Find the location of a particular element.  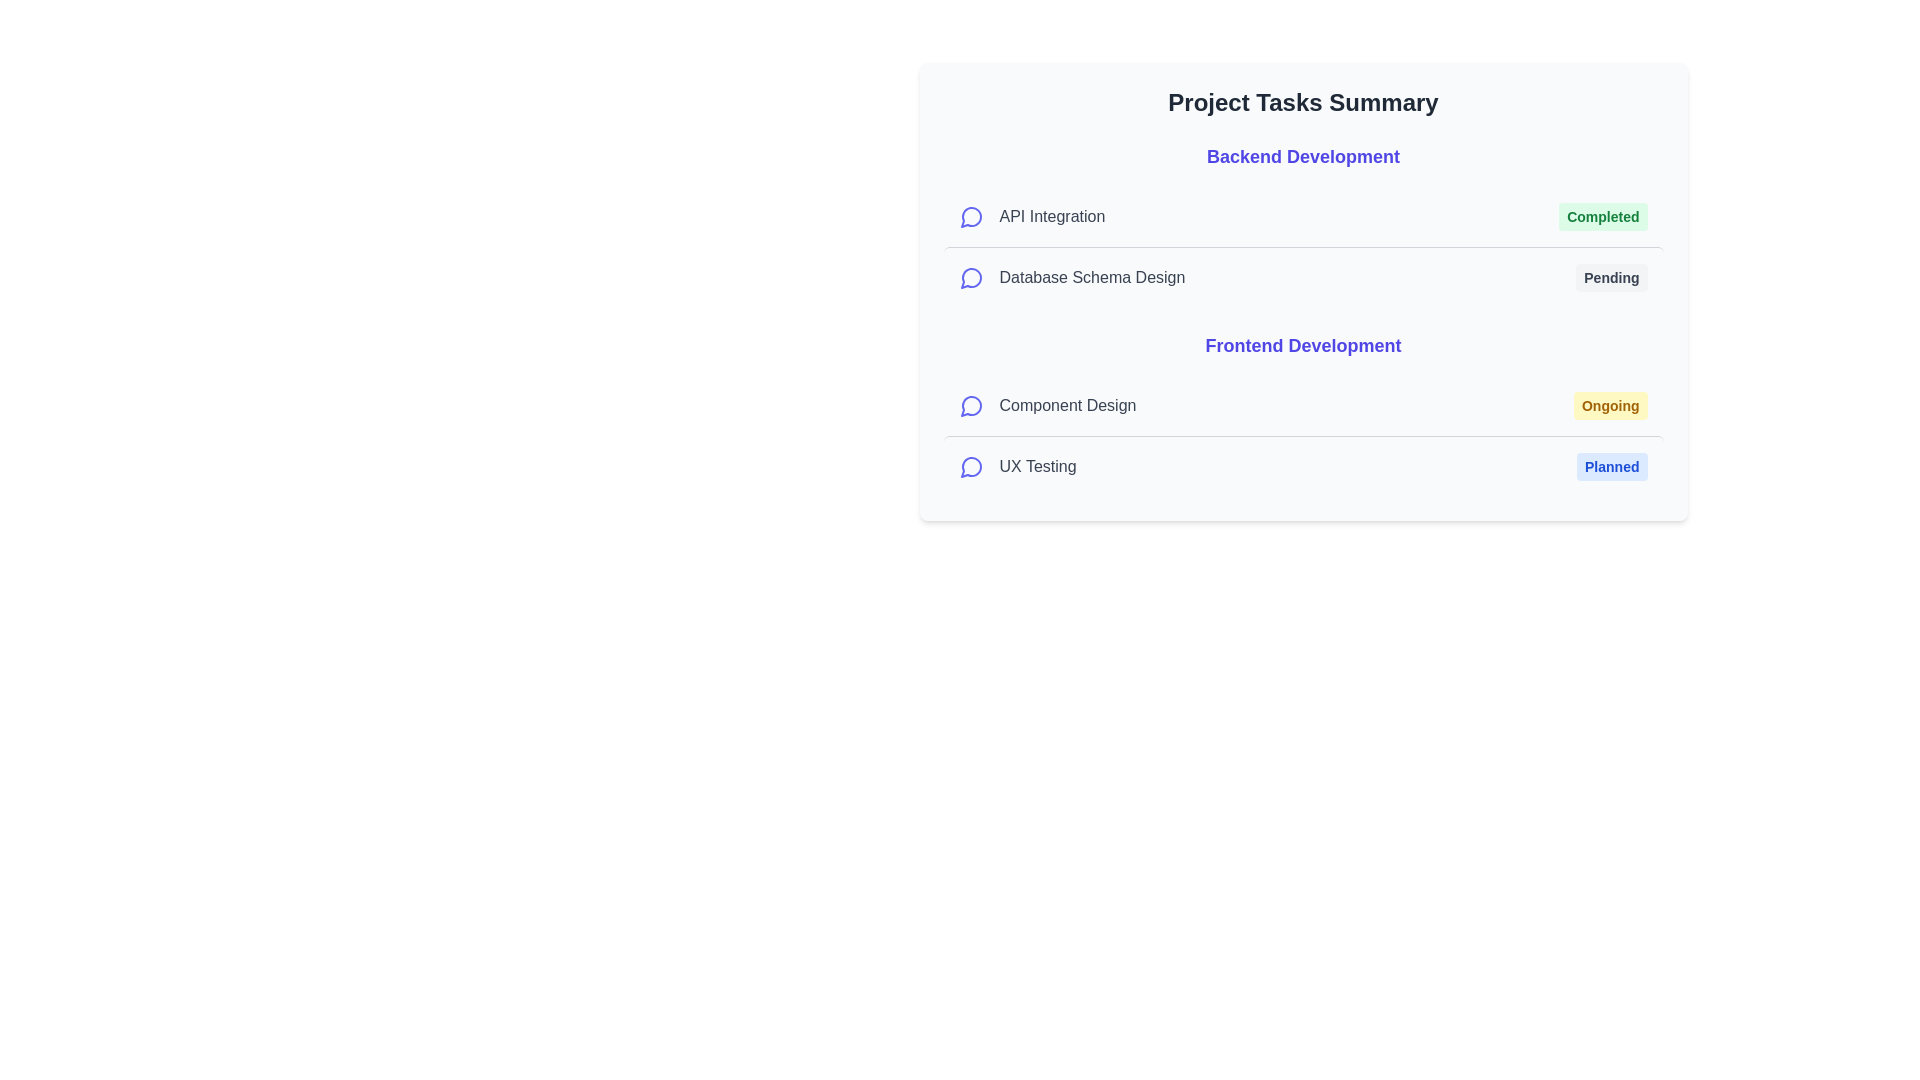

the text label representing the title or category of a task item, which is the last text label in a vertical list, located below 'Component Design' and to the right of an associated chat bubble icon is located at coordinates (1037, 466).